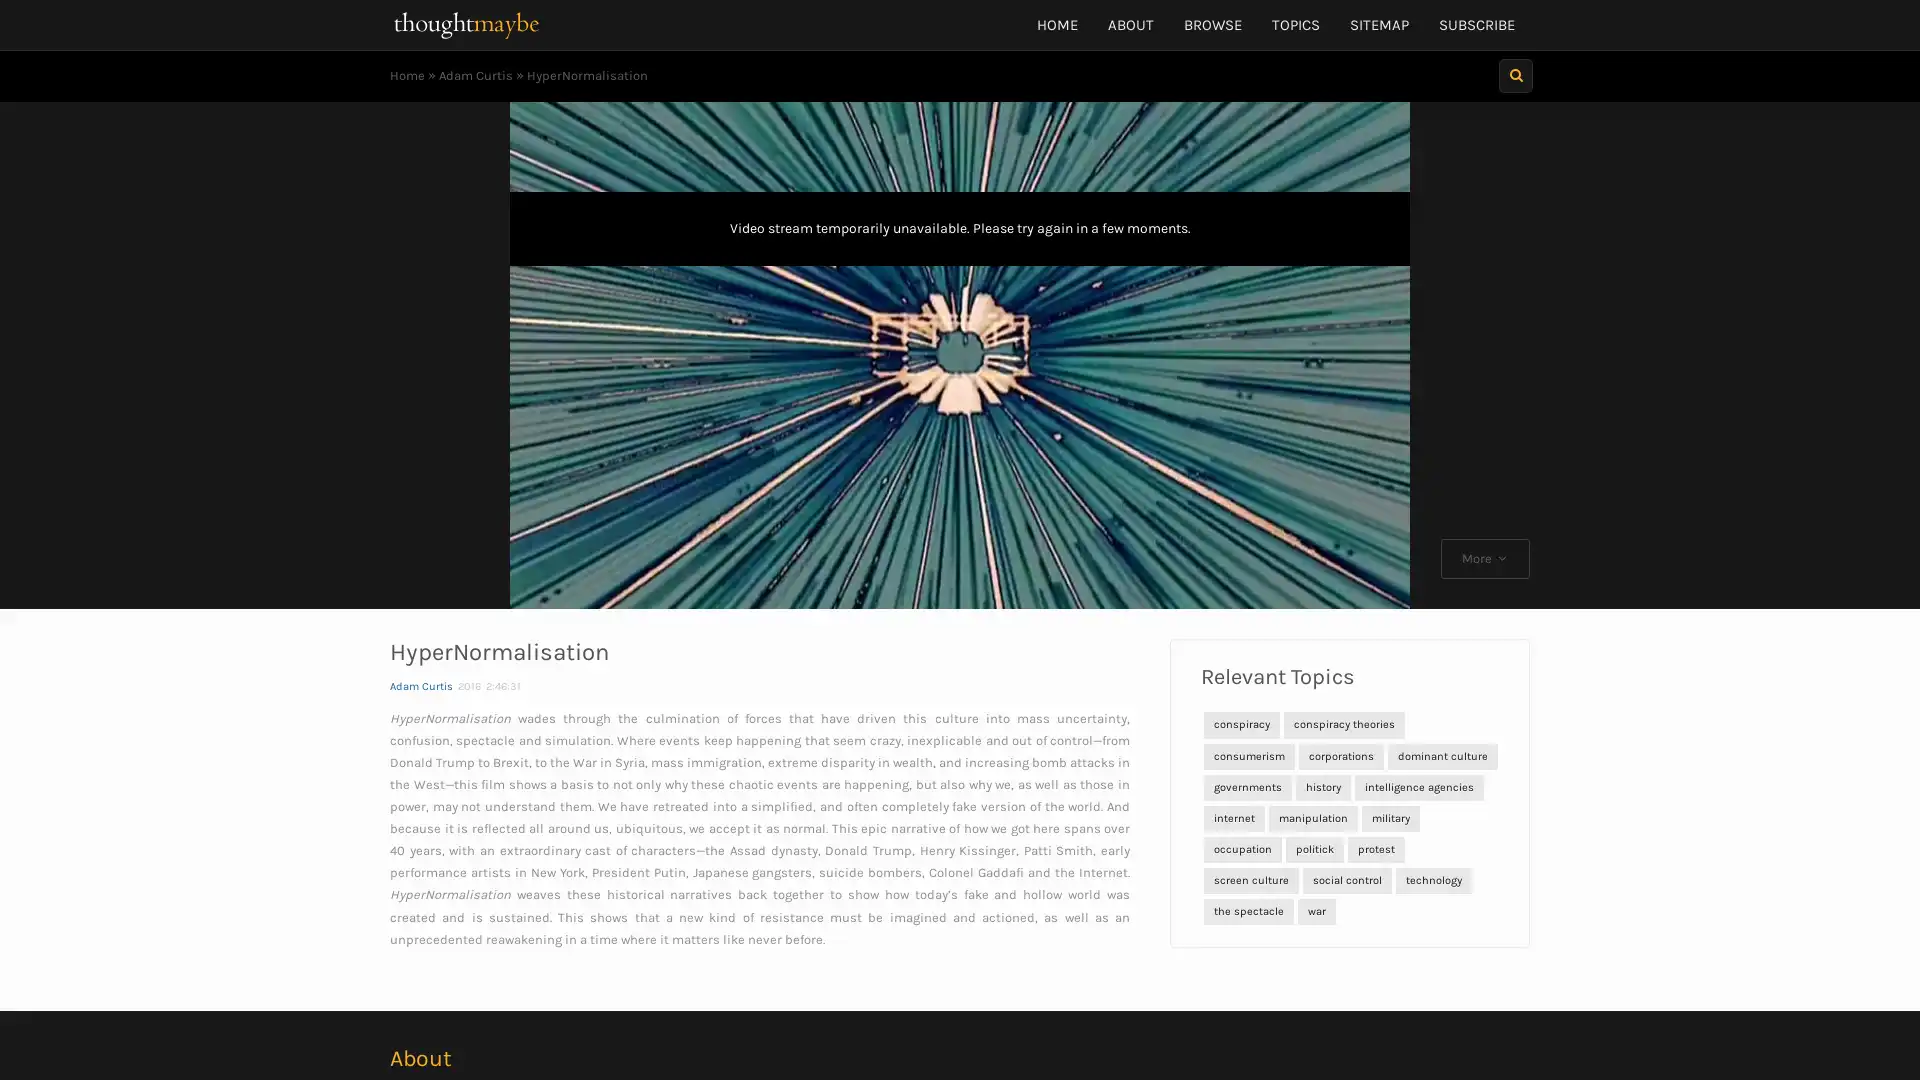 This screenshot has width=1920, height=1080. I want to click on Skip back 10 seconds, so click(566, 588).